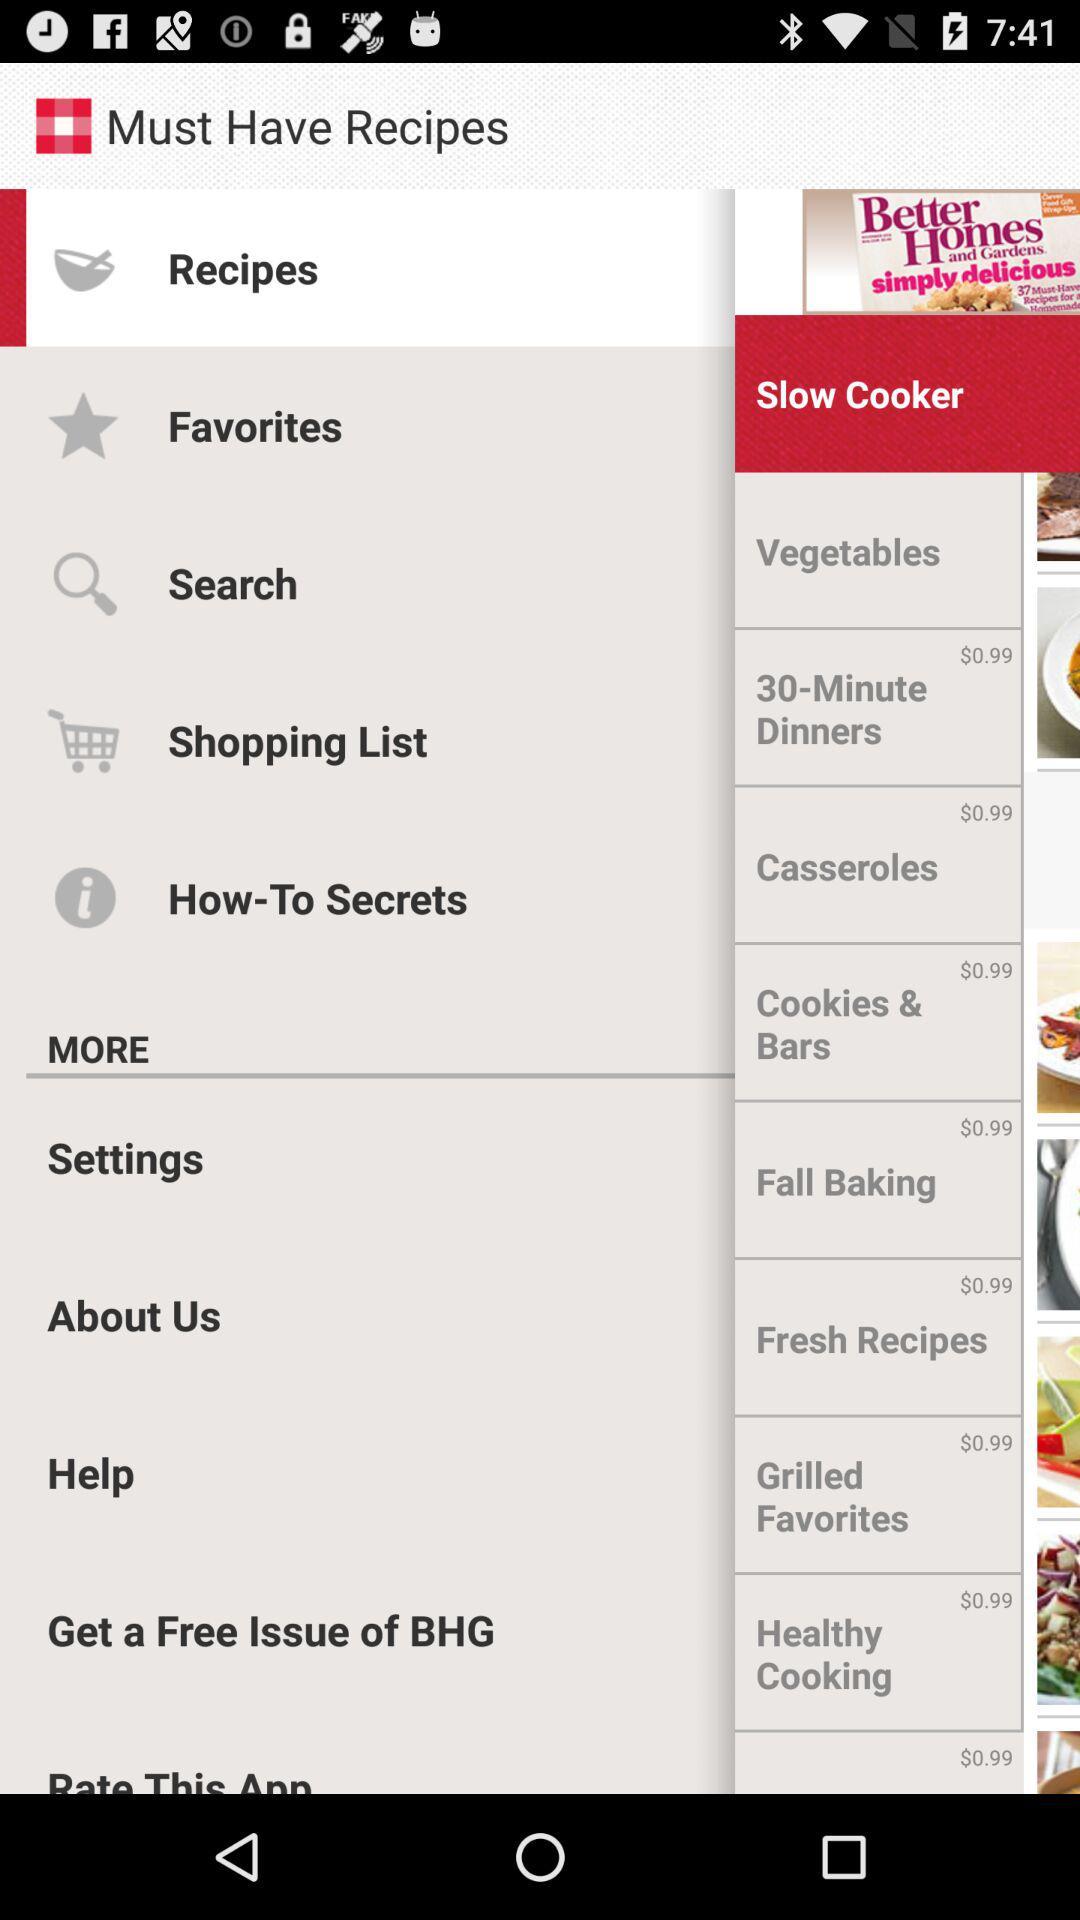 The height and width of the screenshot is (1920, 1080). I want to click on the app below the search app, so click(297, 739).